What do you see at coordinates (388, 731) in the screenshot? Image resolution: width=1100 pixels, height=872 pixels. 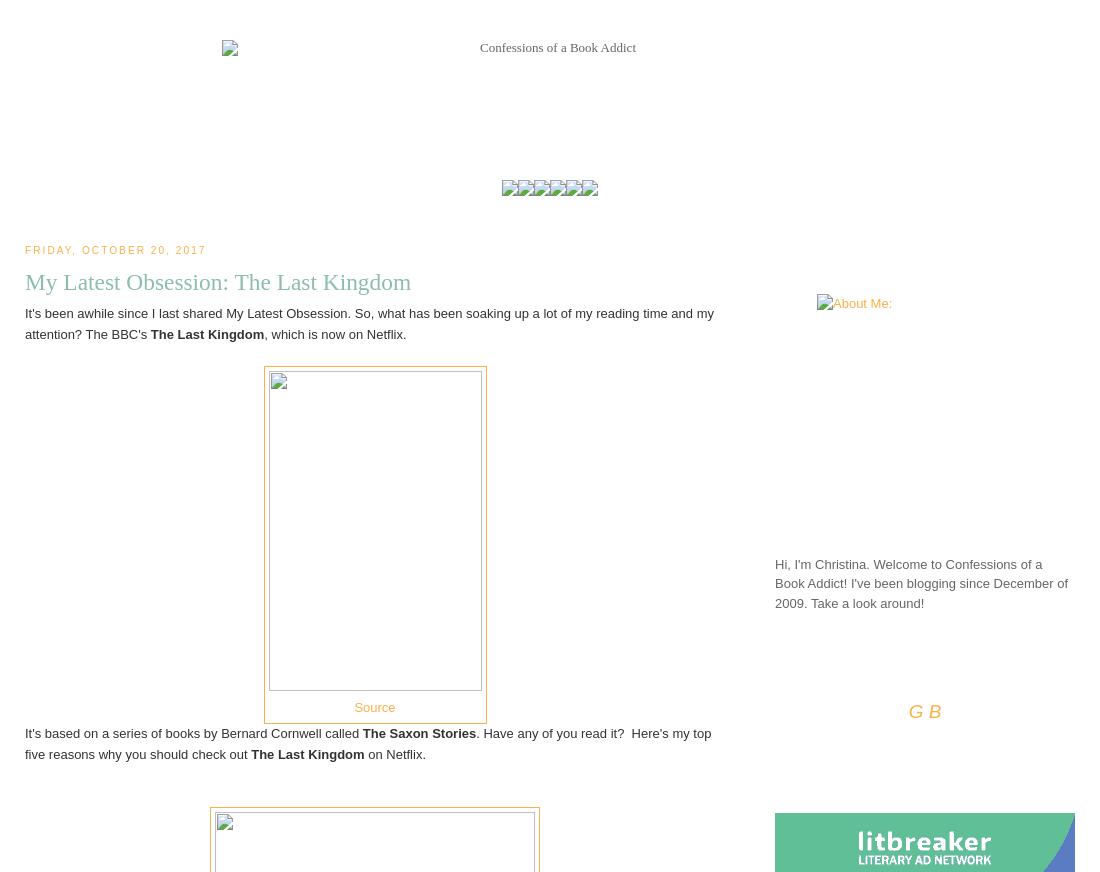 I see `'Saxon'` at bounding box center [388, 731].